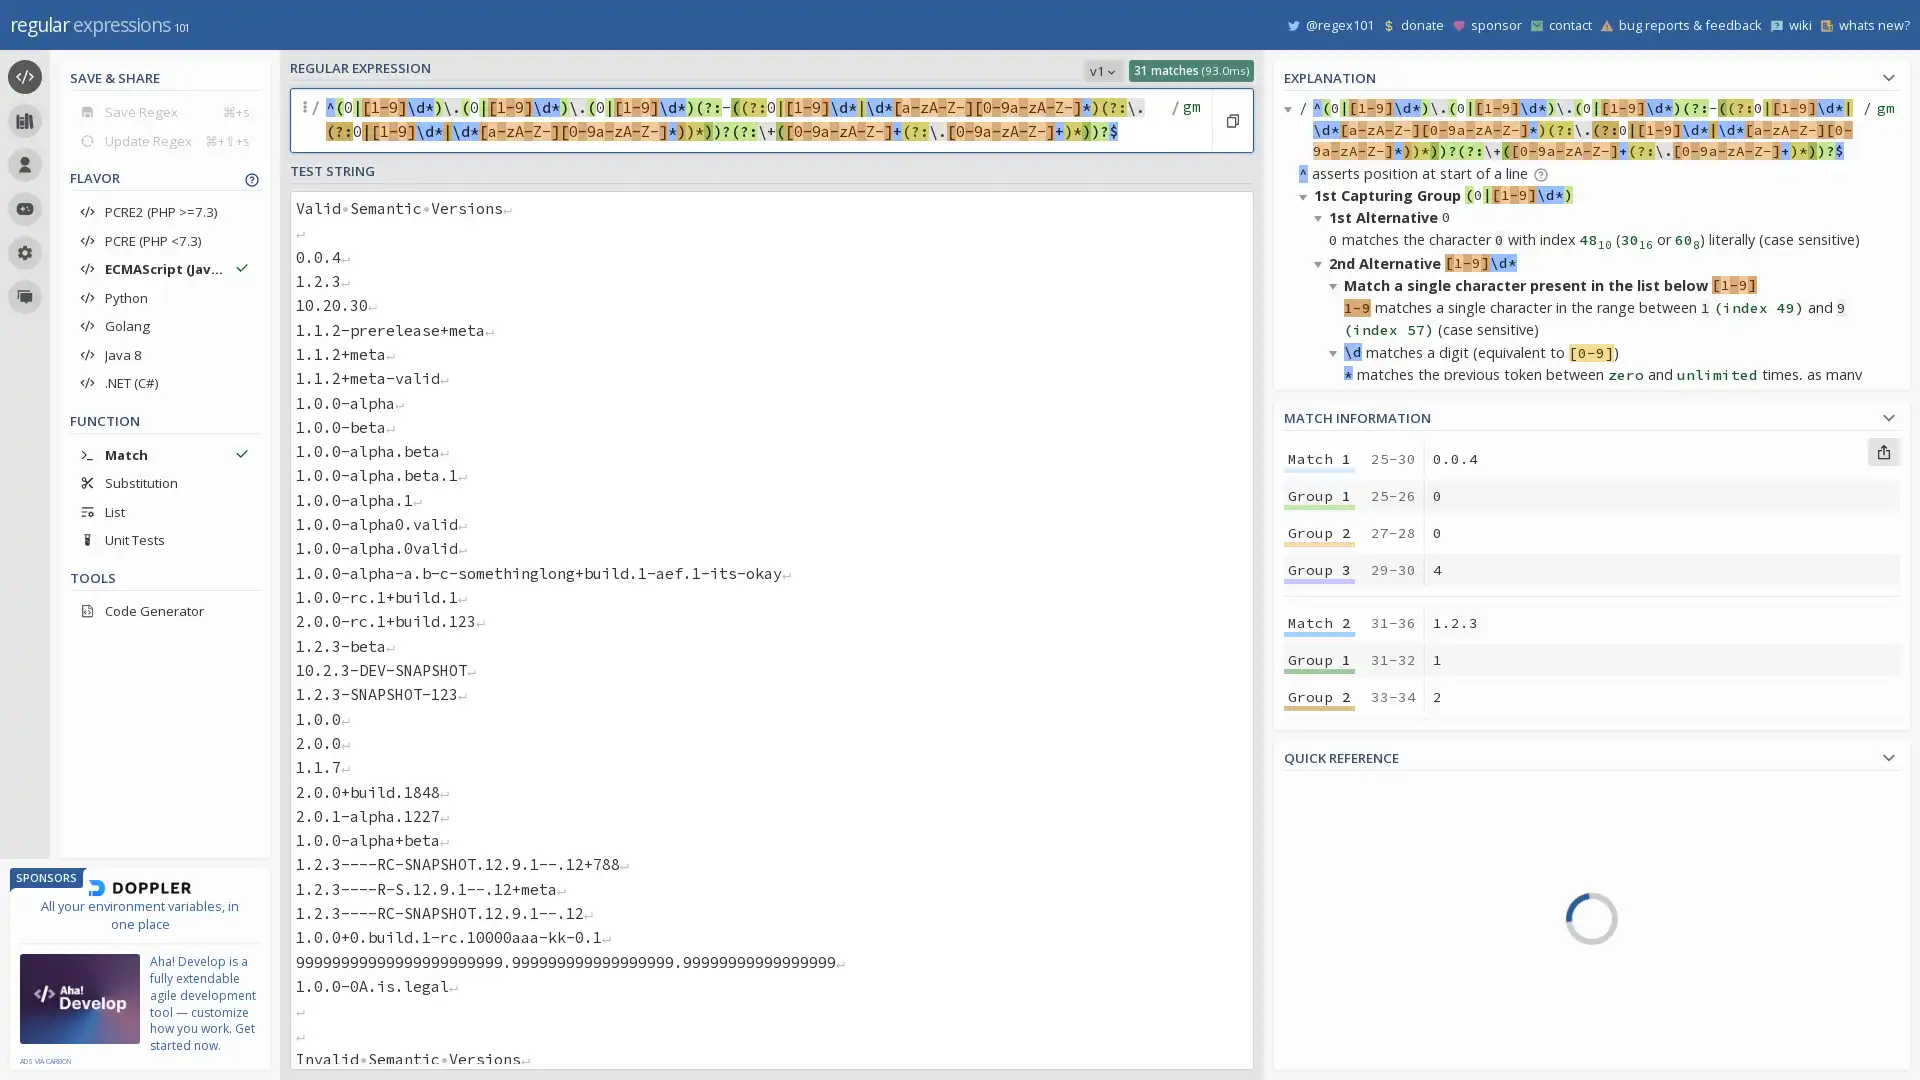  I want to click on Match 3, so click(1319, 785).